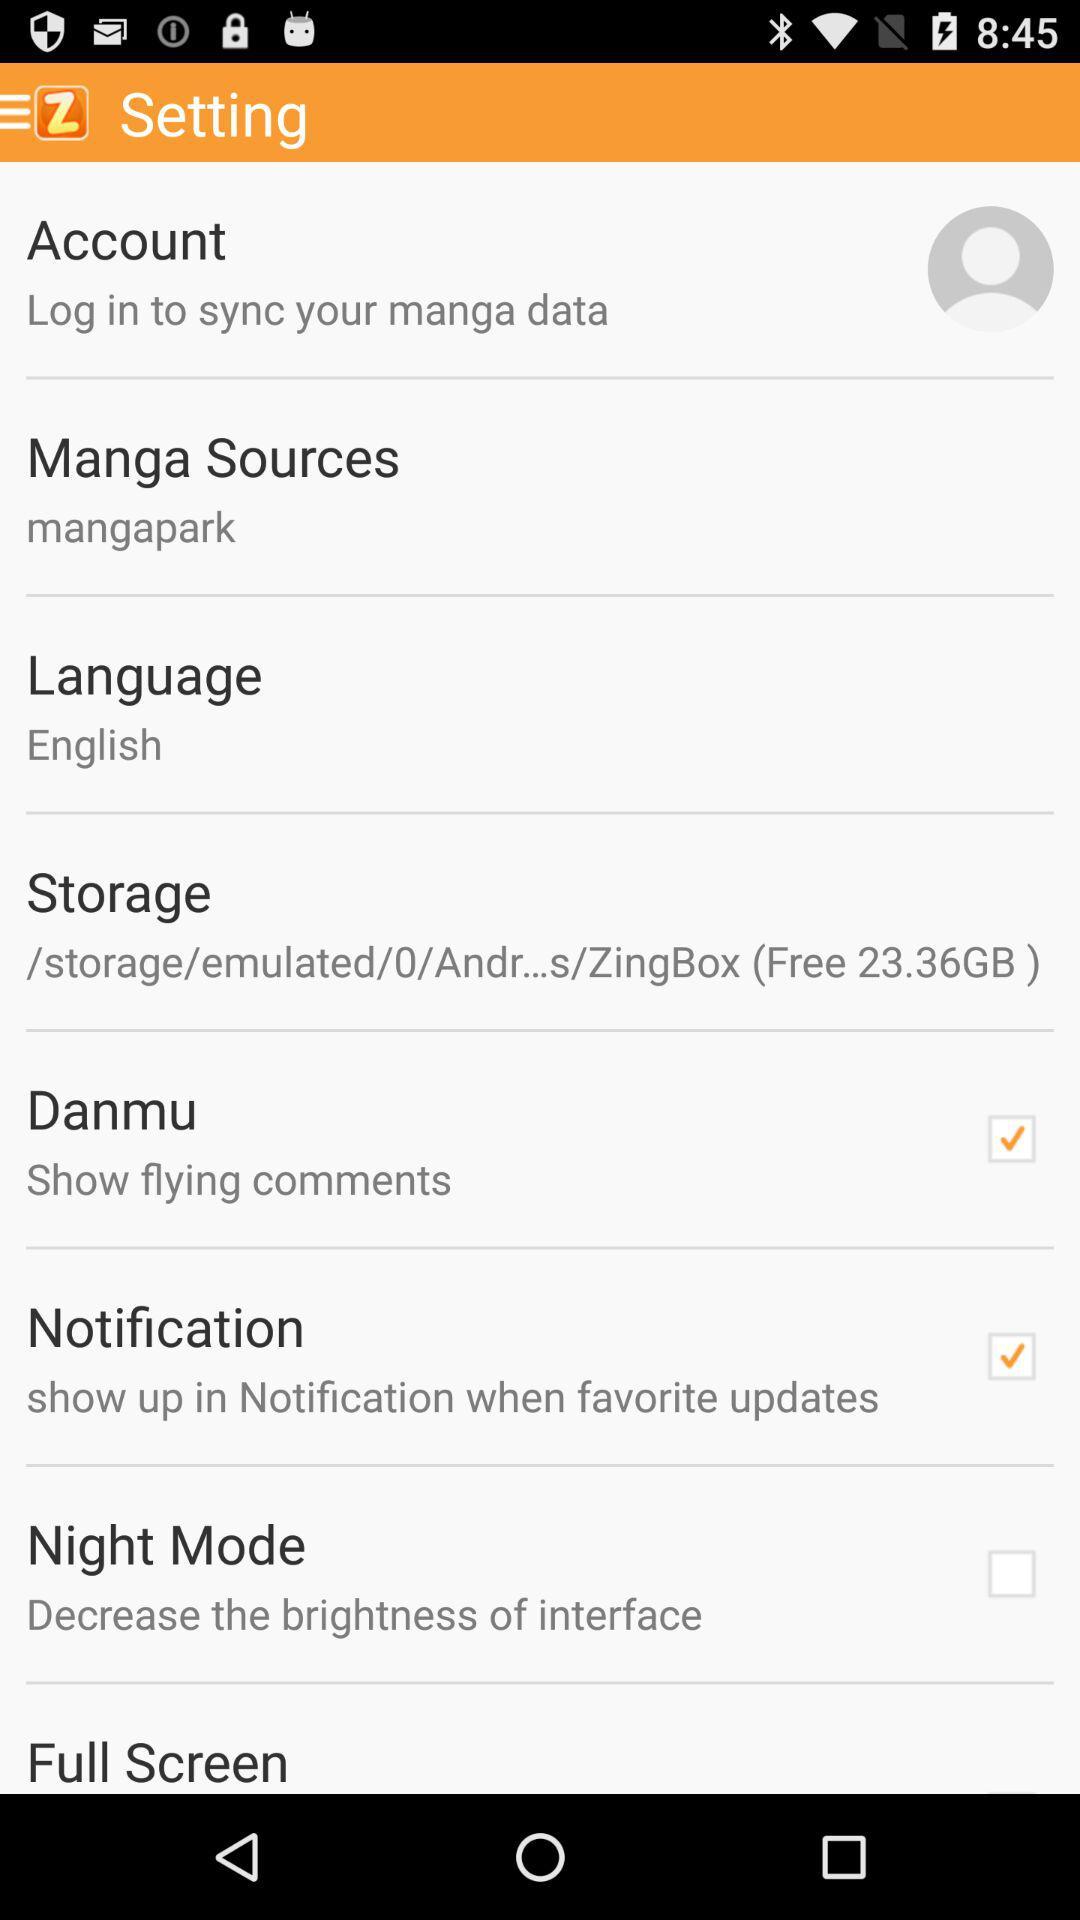  What do you see at coordinates (540, 525) in the screenshot?
I see `the mangapark icon` at bounding box center [540, 525].